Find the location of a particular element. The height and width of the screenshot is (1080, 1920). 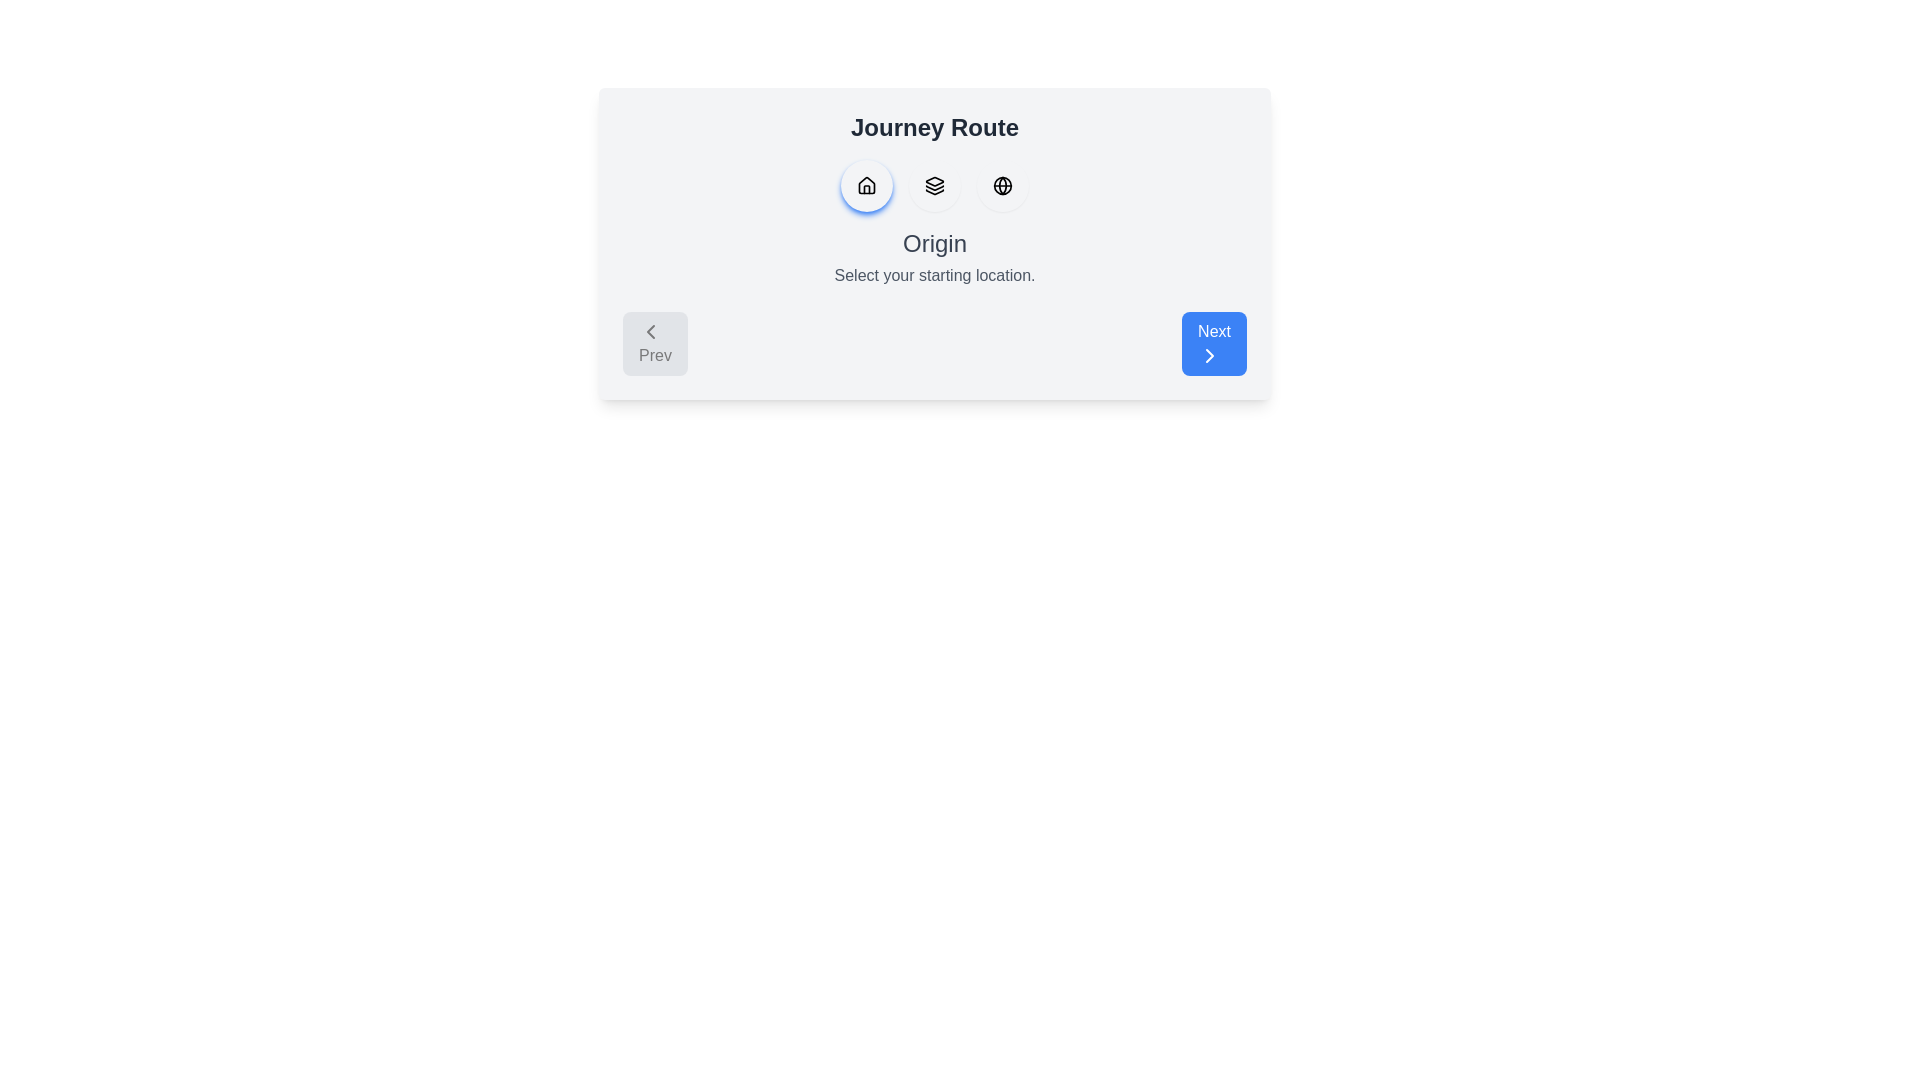

the first circular button in the horizontal row under the 'Journey Route' heading is located at coordinates (867, 185).